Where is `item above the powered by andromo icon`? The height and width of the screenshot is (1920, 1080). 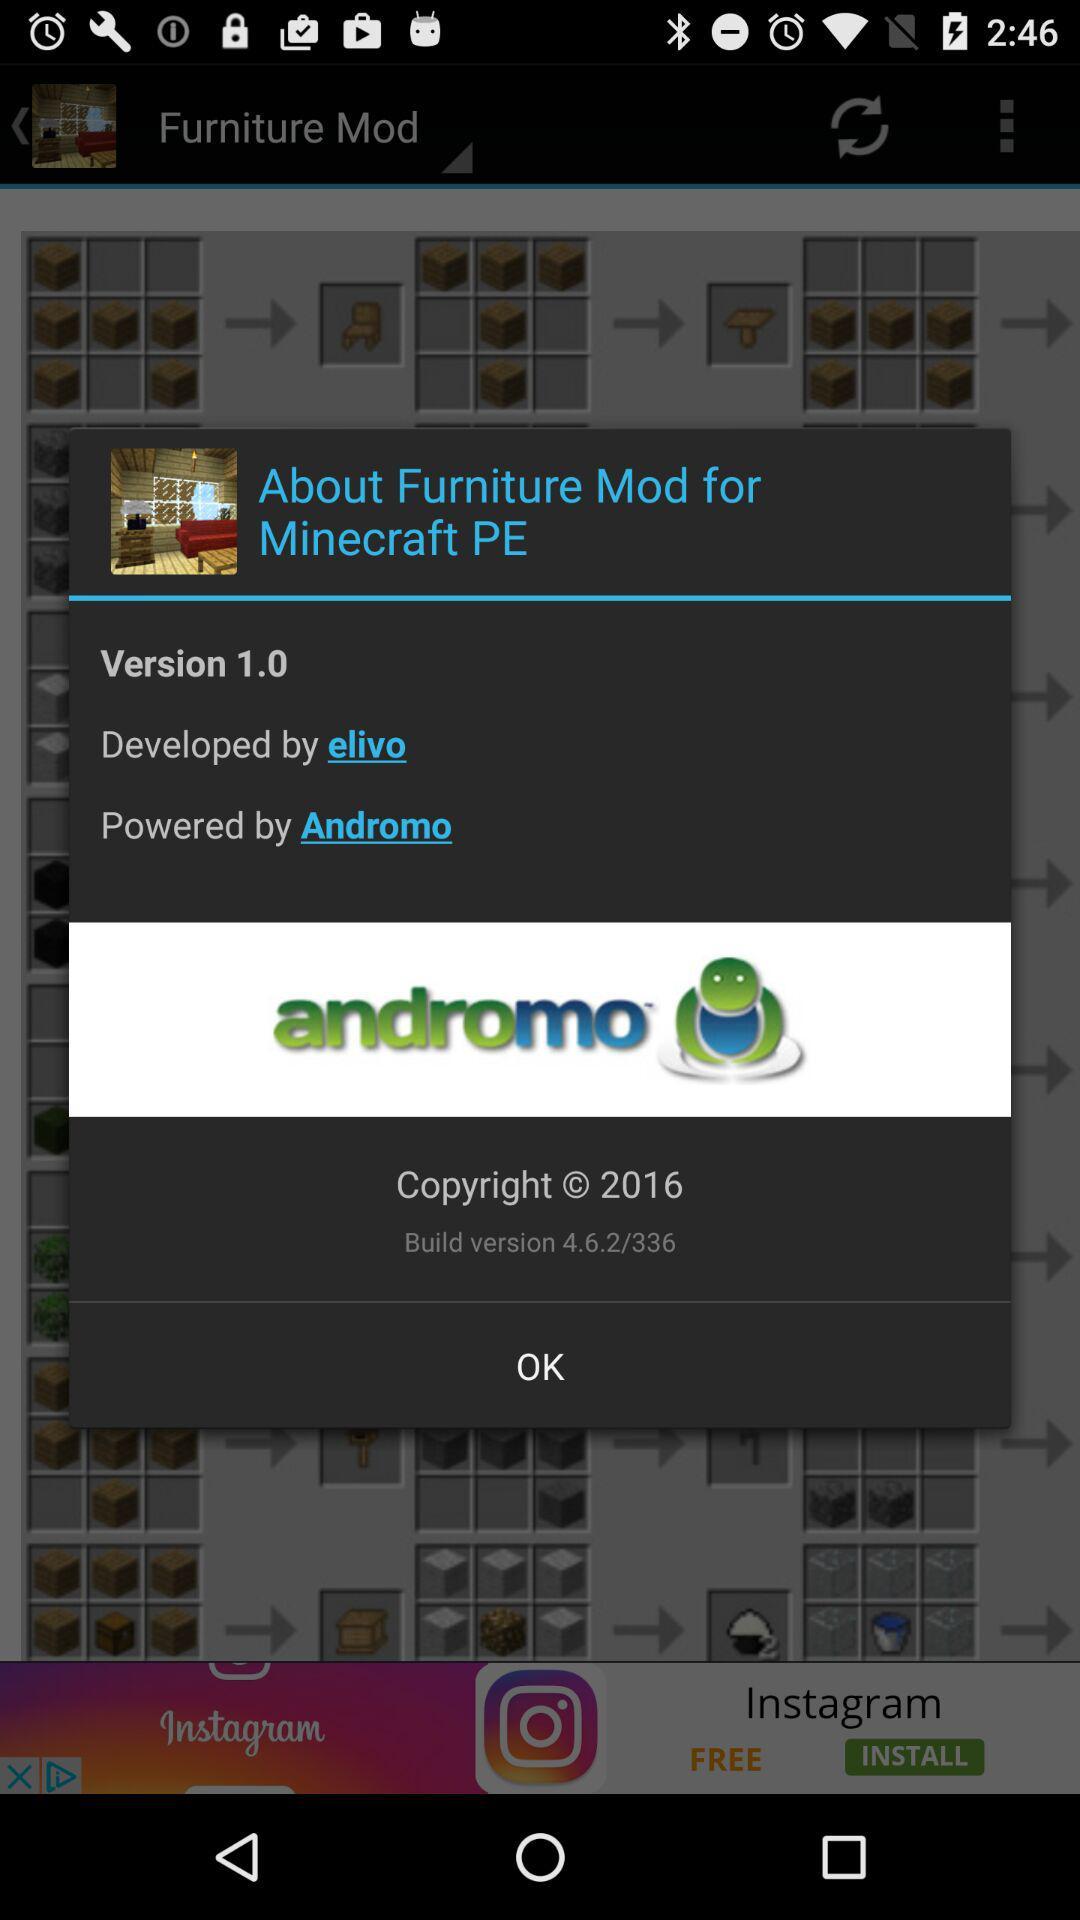 item above the powered by andromo icon is located at coordinates (540, 757).